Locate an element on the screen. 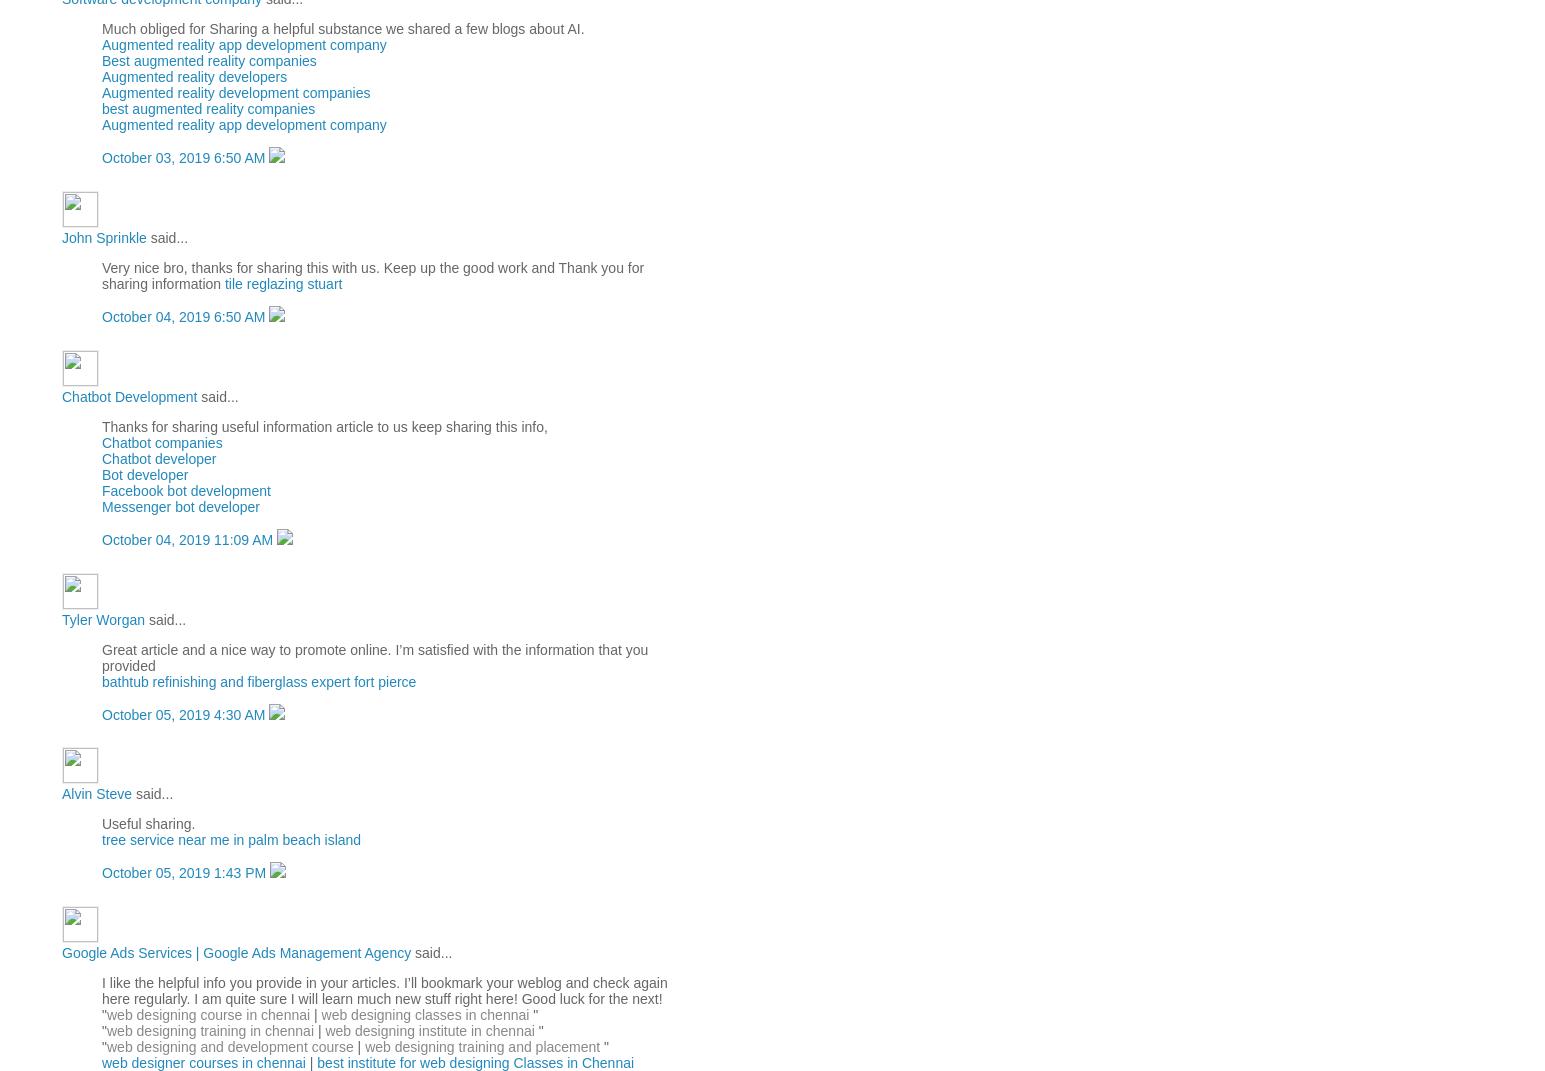  'Much obliged for Sharing a helpful substance we shared a few blogs about AI.' is located at coordinates (341, 28).